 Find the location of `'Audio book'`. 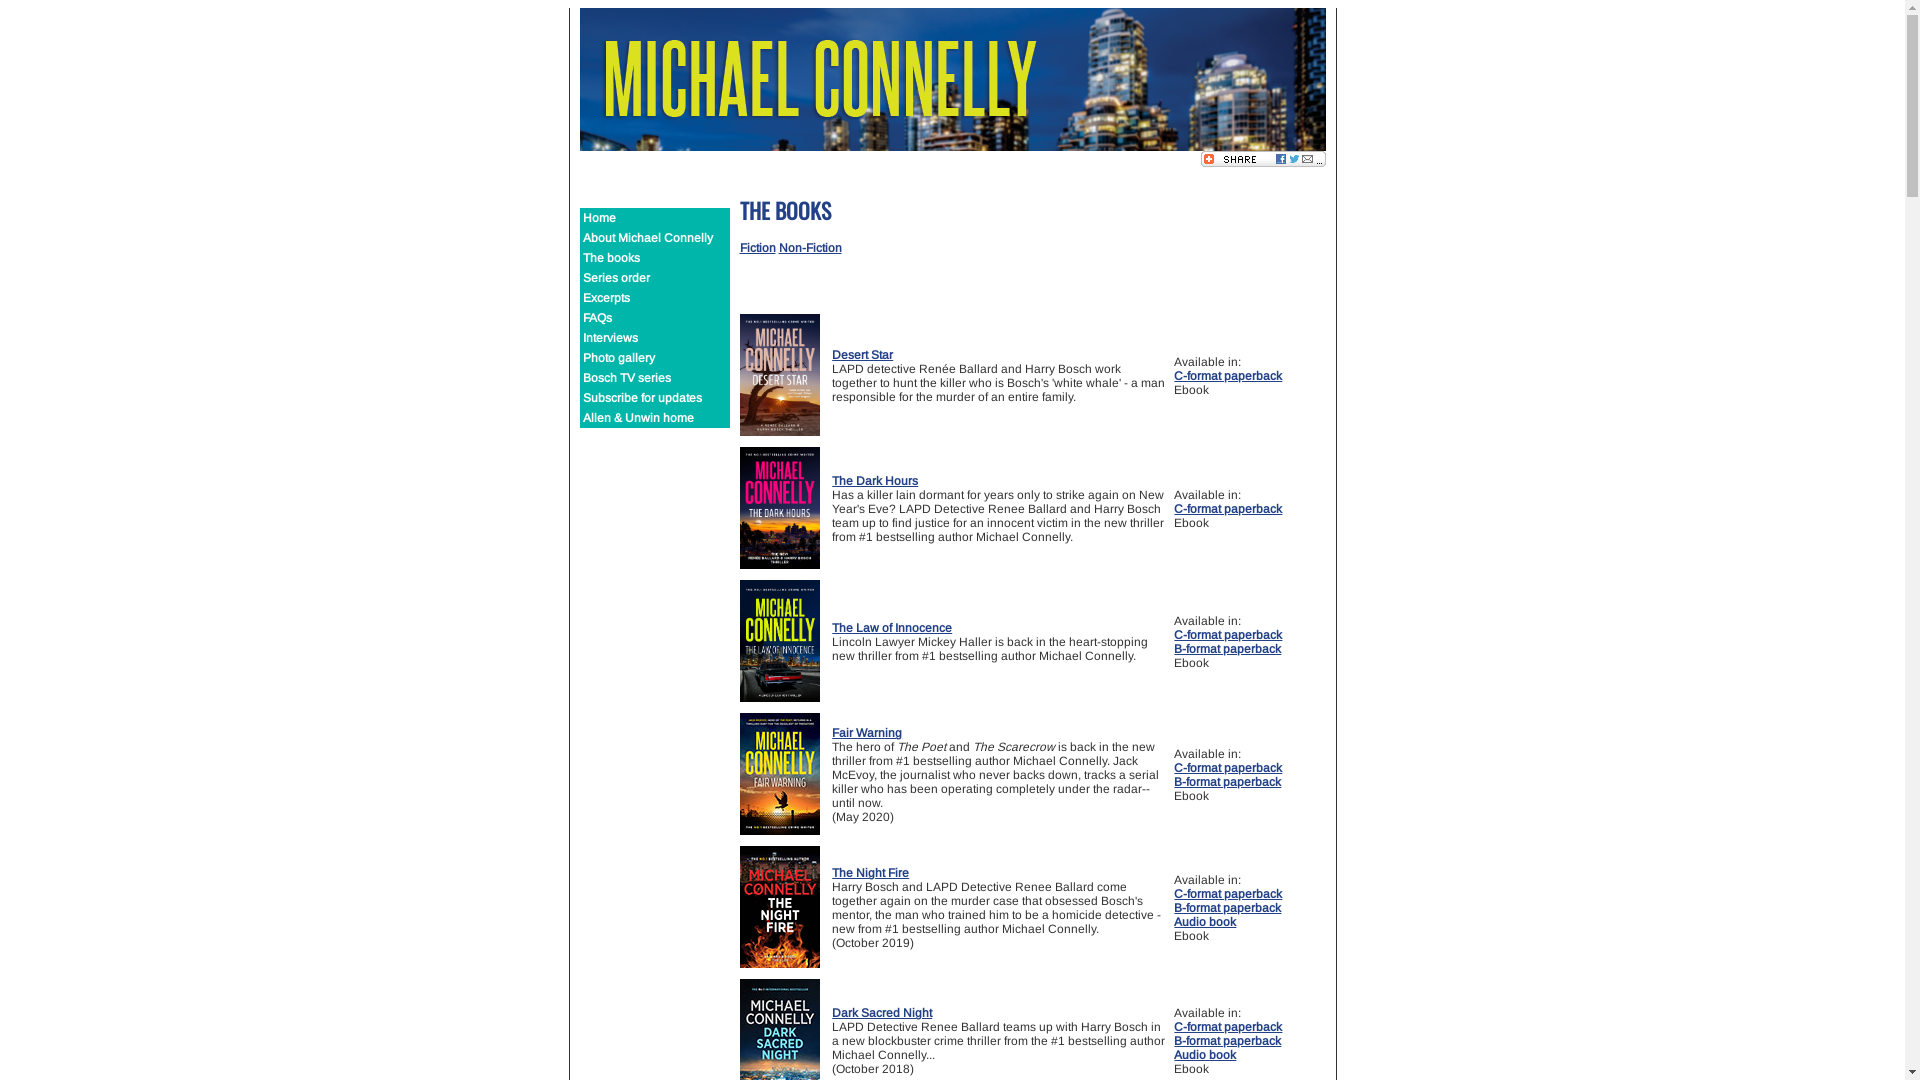

'Audio book' is located at coordinates (1203, 921).